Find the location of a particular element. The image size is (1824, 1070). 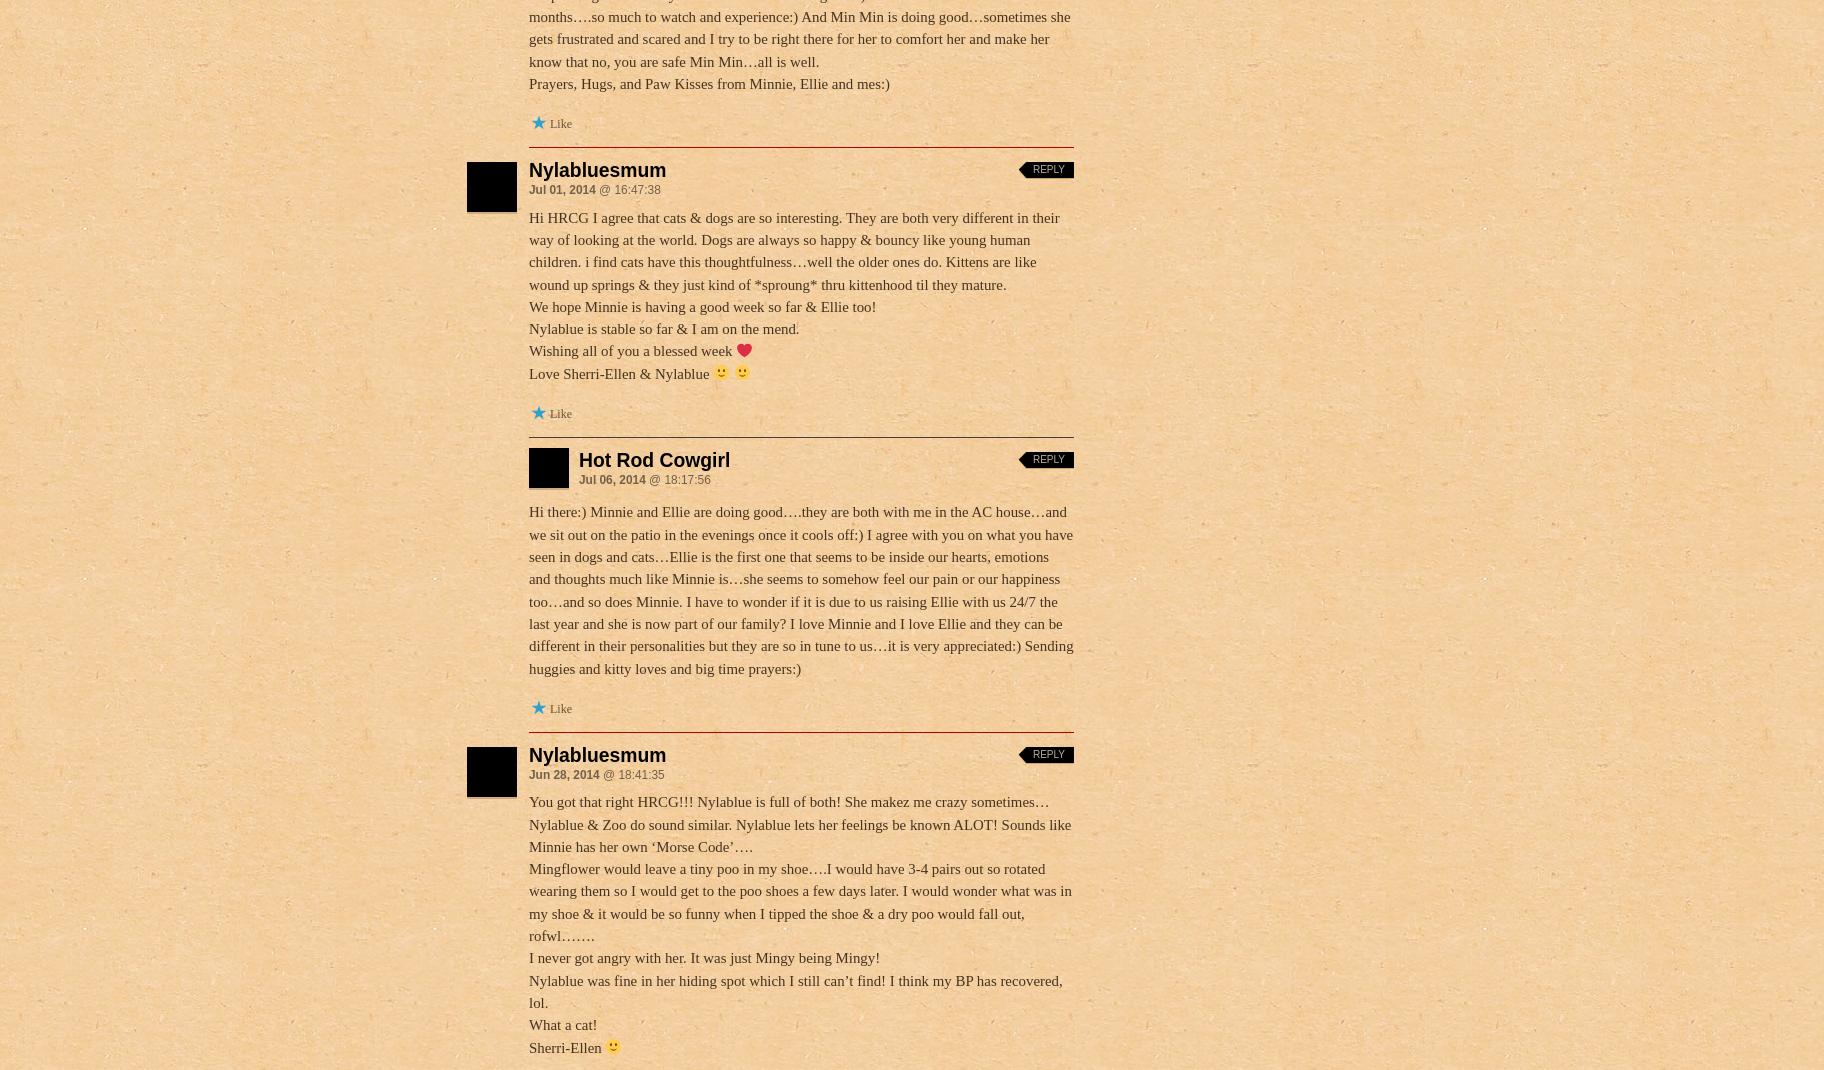

'Mingflower would leave a tiny poo in my shoe….I would have 3-4 pairs out so rotated wearing them so I would get to the poo shoes a few days later. I would wonder what was in my shoe & it would be so funny when I tipped the shoe & a dry poo would fall out, rofwl…….' is located at coordinates (800, 901).